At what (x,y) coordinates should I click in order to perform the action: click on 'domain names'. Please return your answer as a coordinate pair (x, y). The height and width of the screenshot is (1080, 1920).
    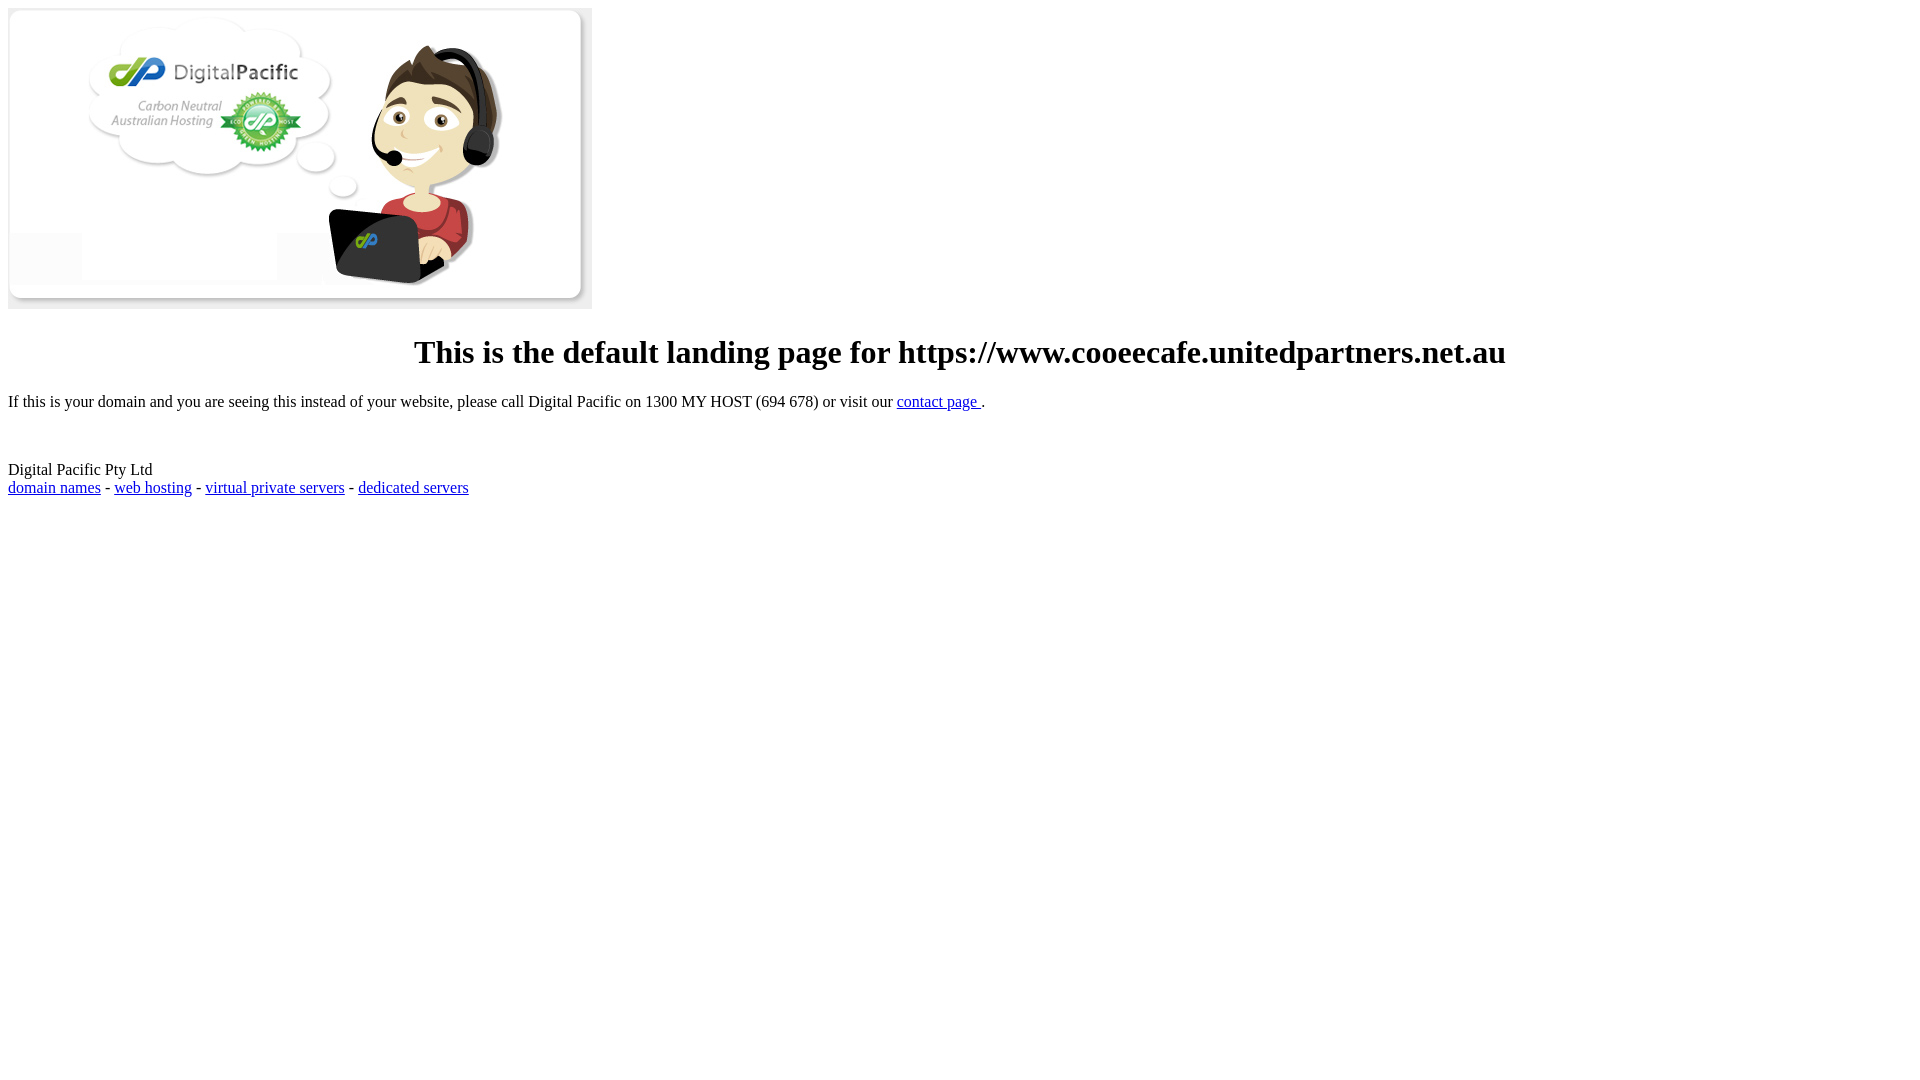
    Looking at the image, I should click on (54, 487).